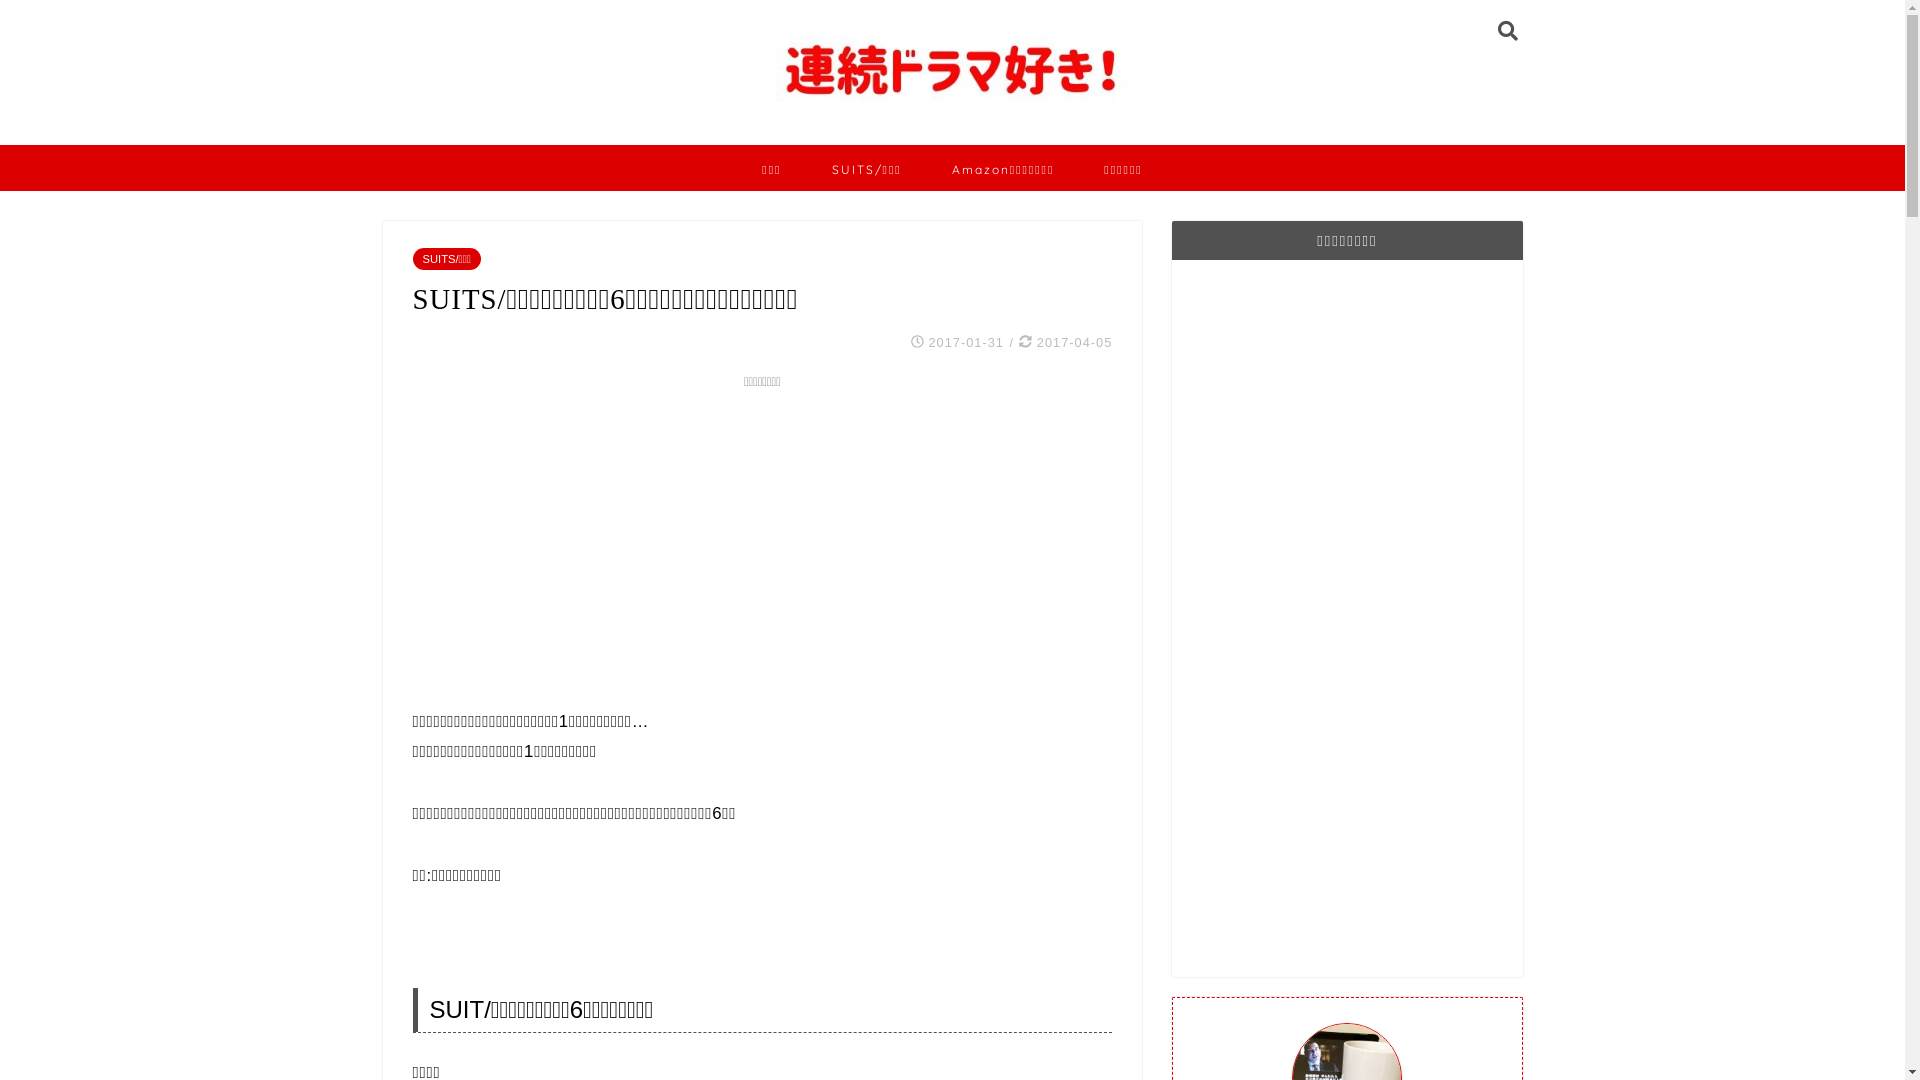 The image size is (1920, 1080). Describe the element at coordinates (1347, 616) in the screenshot. I see `'Advertisement'` at that location.